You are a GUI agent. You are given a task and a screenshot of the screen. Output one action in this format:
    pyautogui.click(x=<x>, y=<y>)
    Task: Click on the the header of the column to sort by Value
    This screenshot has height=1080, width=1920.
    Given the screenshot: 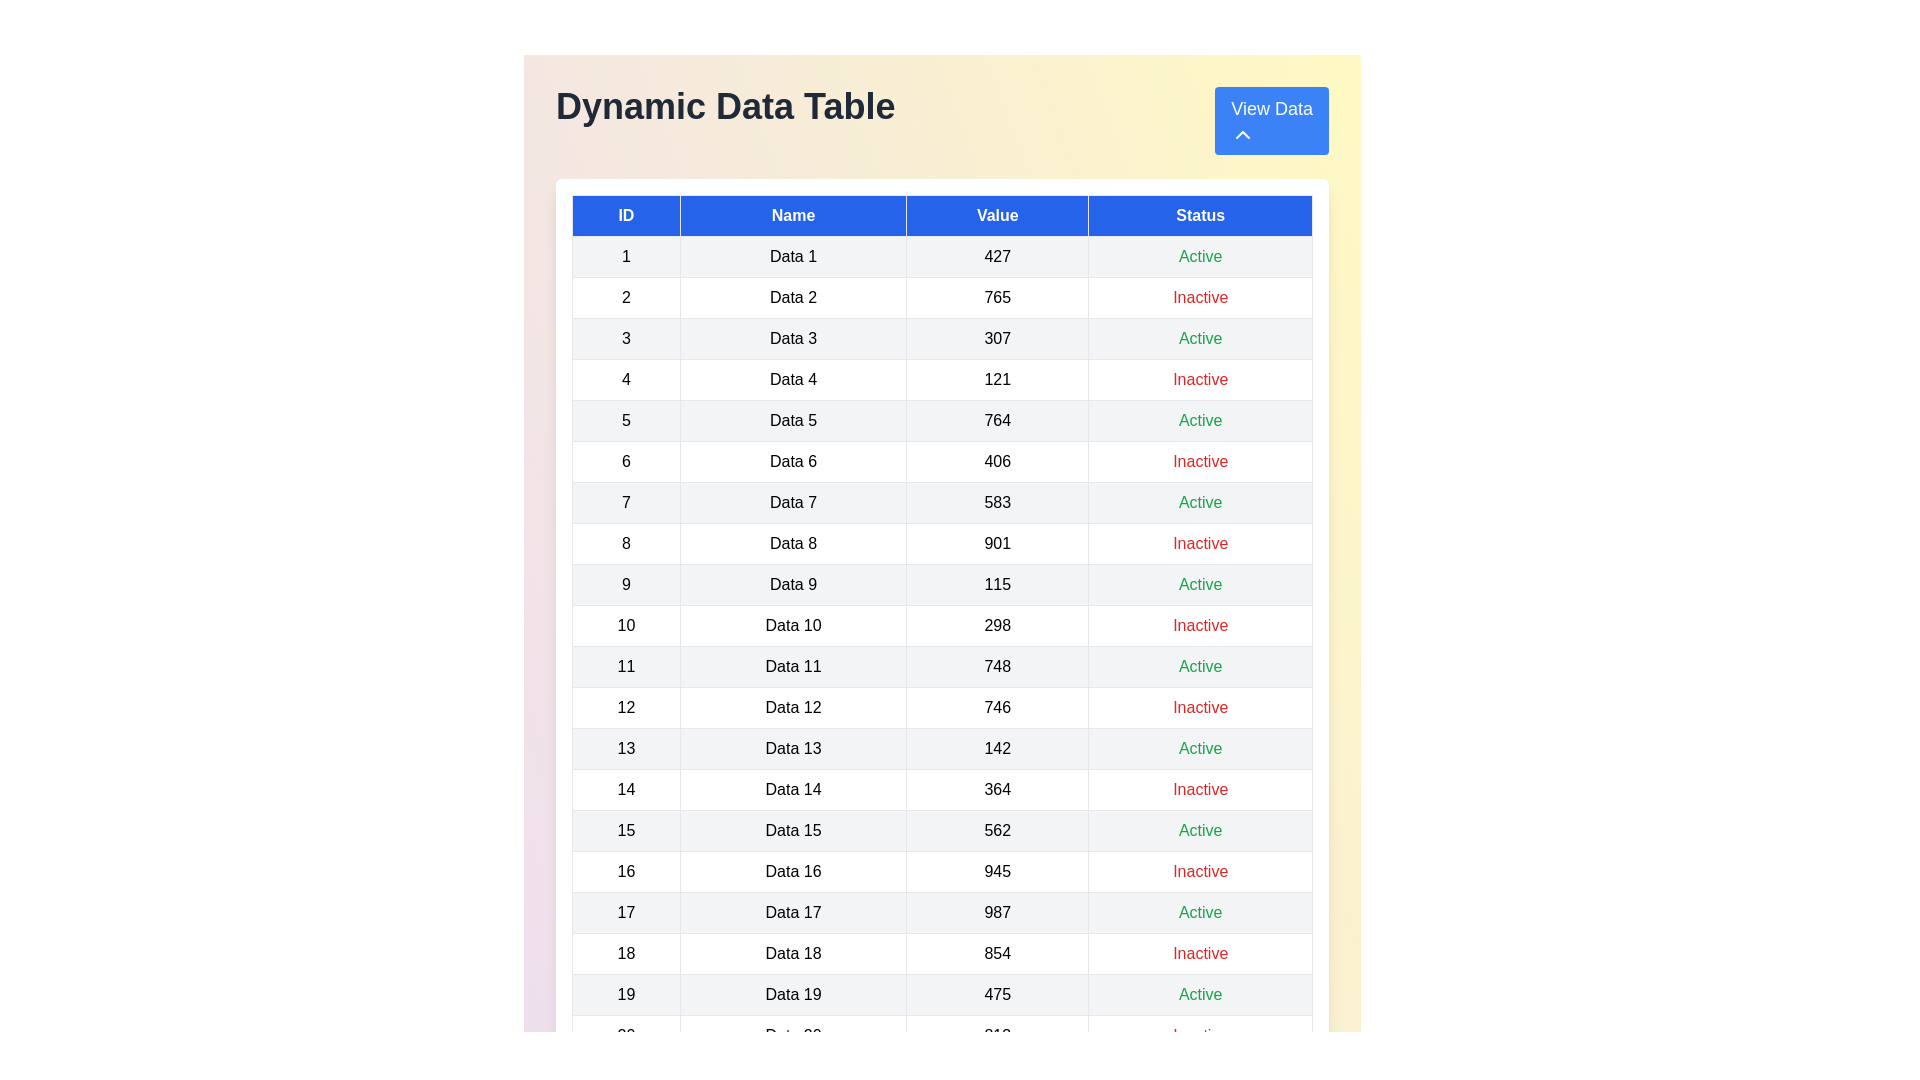 What is the action you would take?
    pyautogui.click(x=998, y=216)
    